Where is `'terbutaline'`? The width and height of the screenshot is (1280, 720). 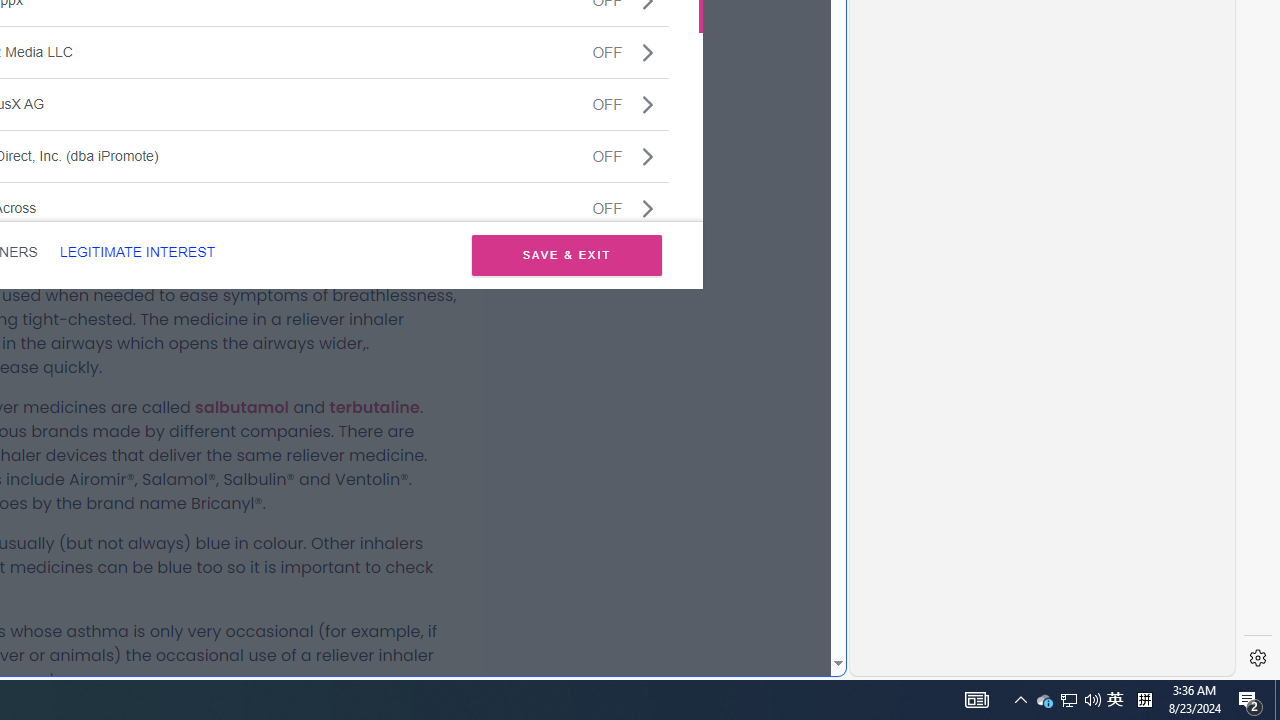
'terbutaline' is located at coordinates (374, 406).